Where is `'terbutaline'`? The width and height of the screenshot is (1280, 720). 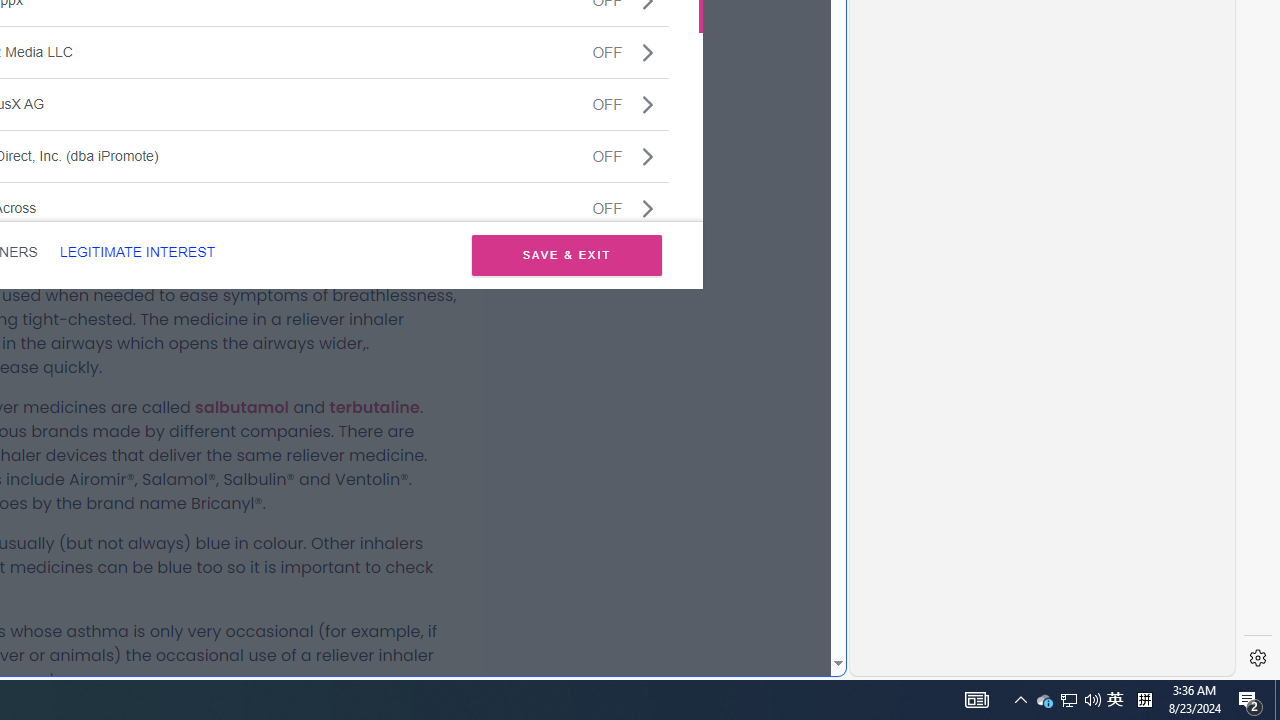
'terbutaline' is located at coordinates (374, 406).